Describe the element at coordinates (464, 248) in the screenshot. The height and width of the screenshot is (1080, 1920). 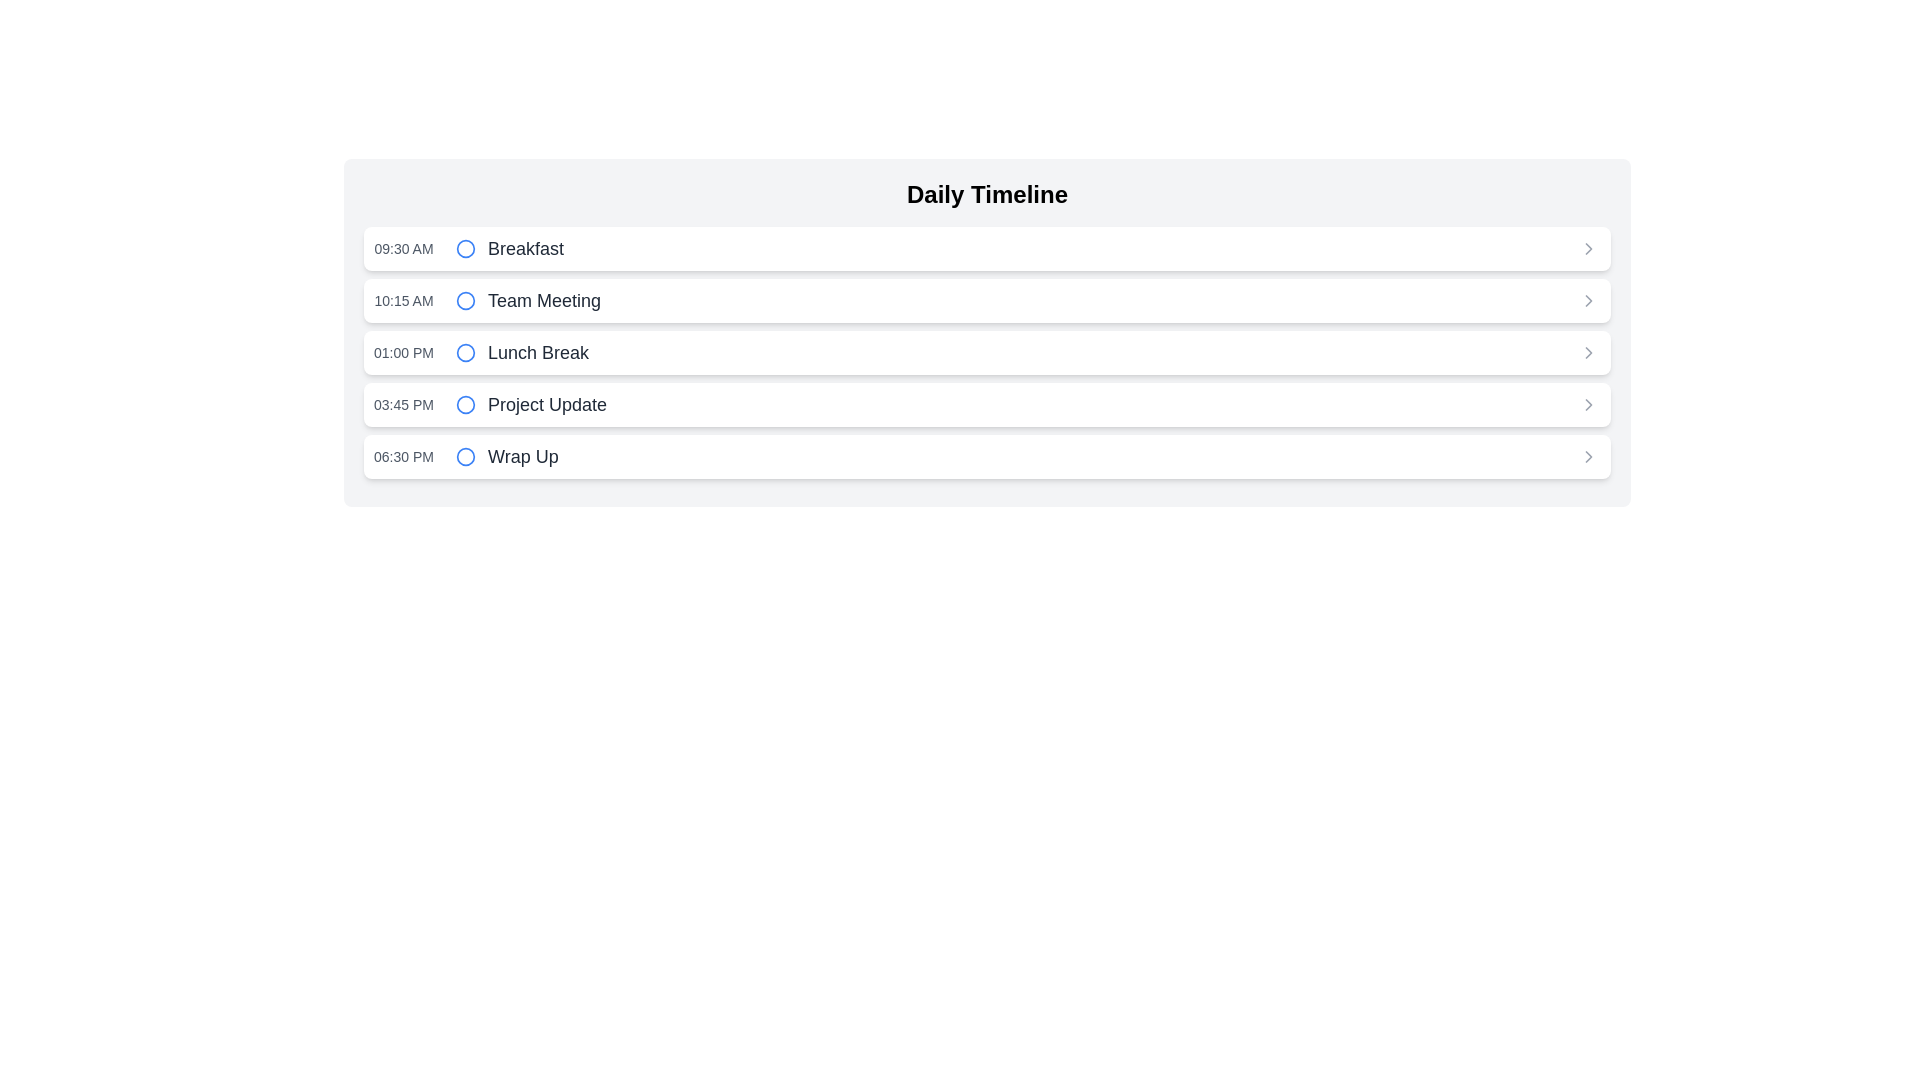
I see `the circular outline with a blue stroke located next to the text 'Breakfast' in the timetable list, specifically the first circle in the sequence for the '09:30 AM Breakfast' item` at that location.